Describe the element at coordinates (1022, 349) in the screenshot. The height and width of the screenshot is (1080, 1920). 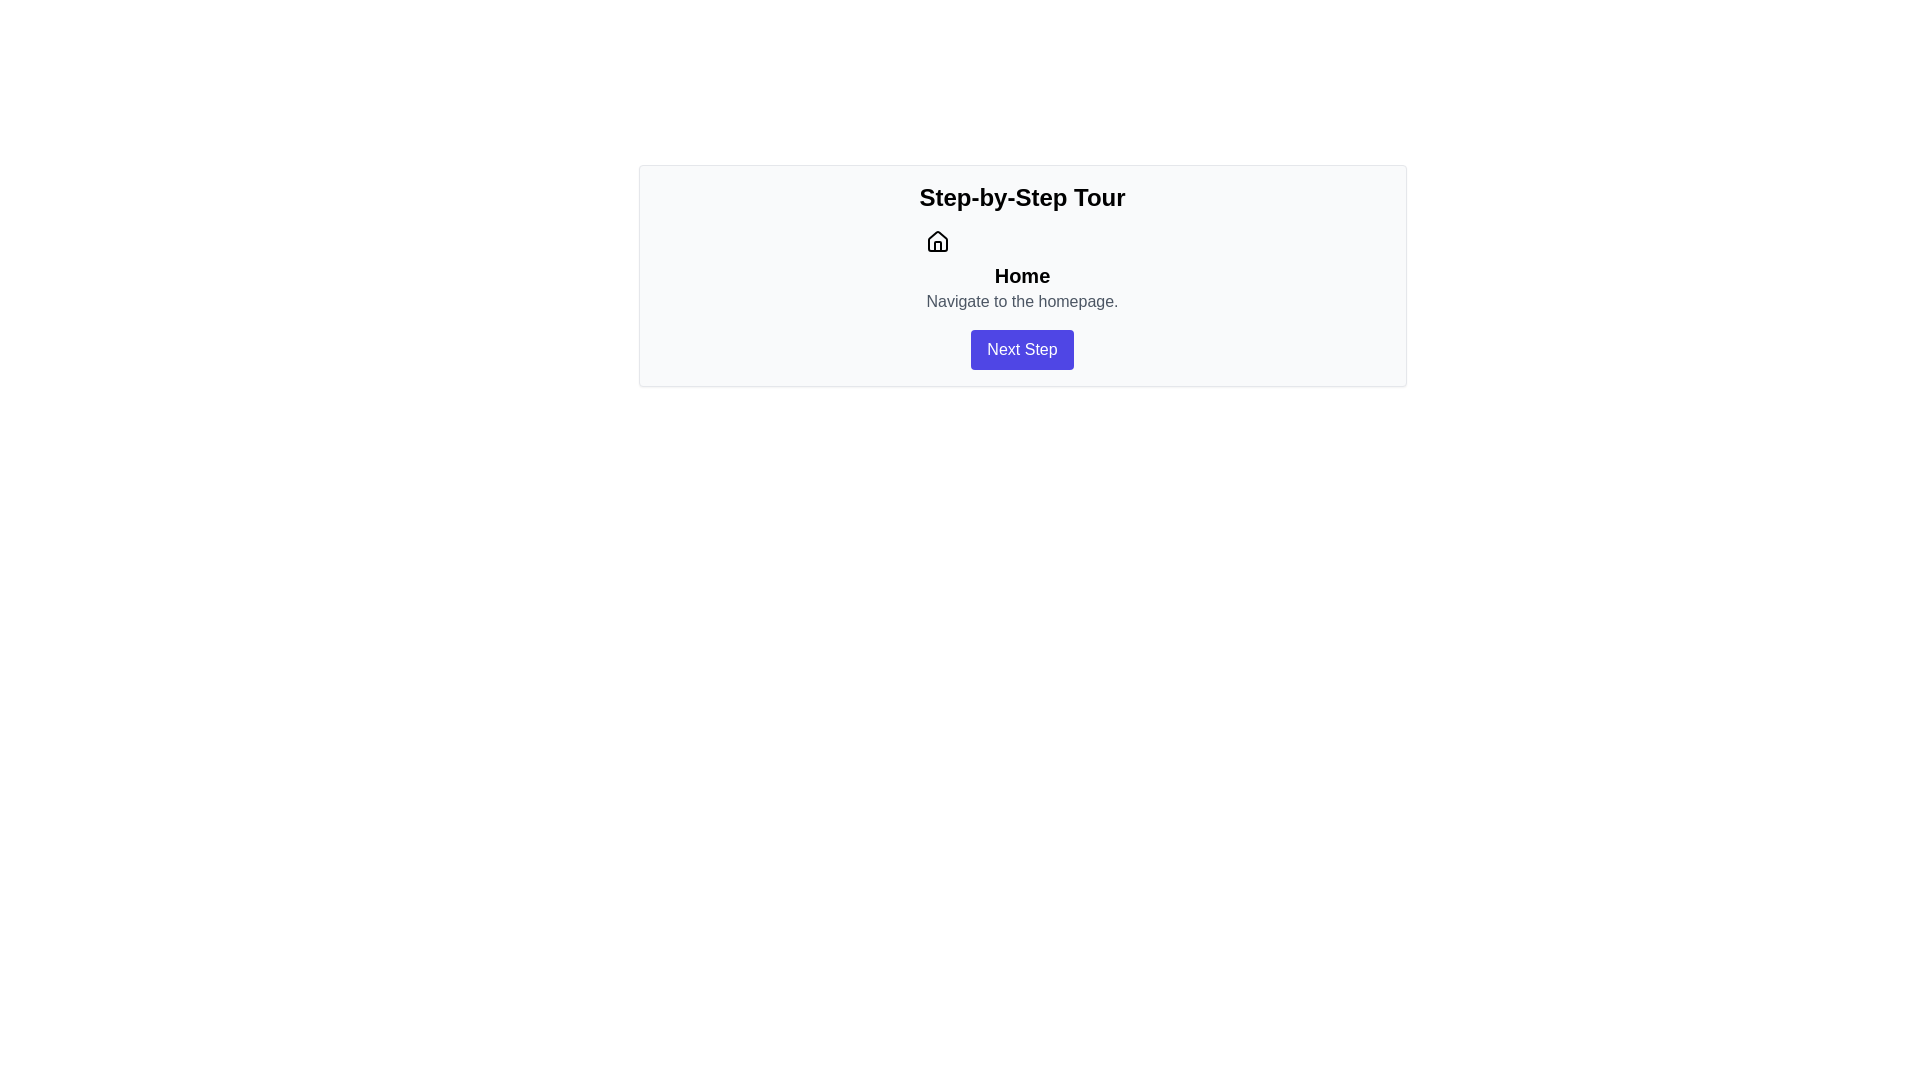
I see `the 'Next Step' button located within the 'Step-by-Step Tour' panel to proceed` at that location.